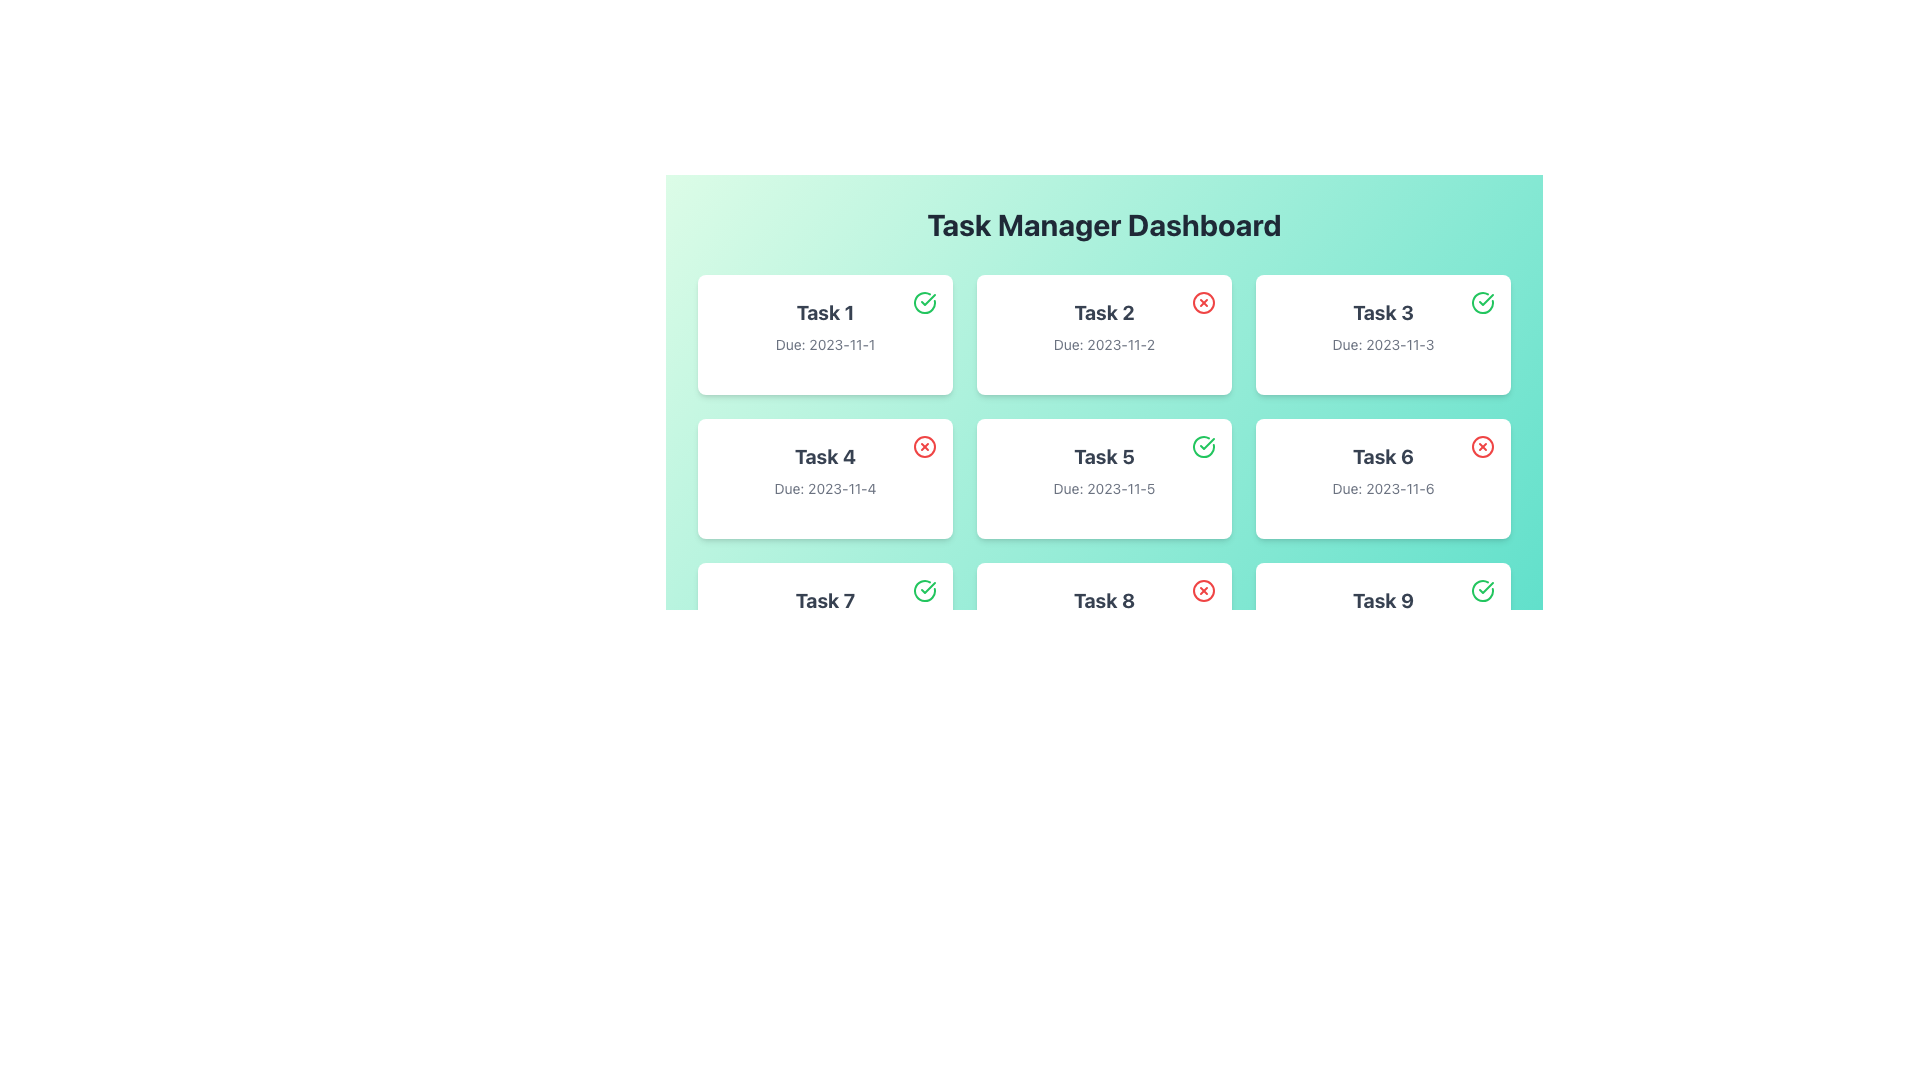 The width and height of the screenshot is (1920, 1080). I want to click on text from the title Text Label located at the top-left corner of the task card in the bottom-right corner of the grid layout, so click(1382, 600).